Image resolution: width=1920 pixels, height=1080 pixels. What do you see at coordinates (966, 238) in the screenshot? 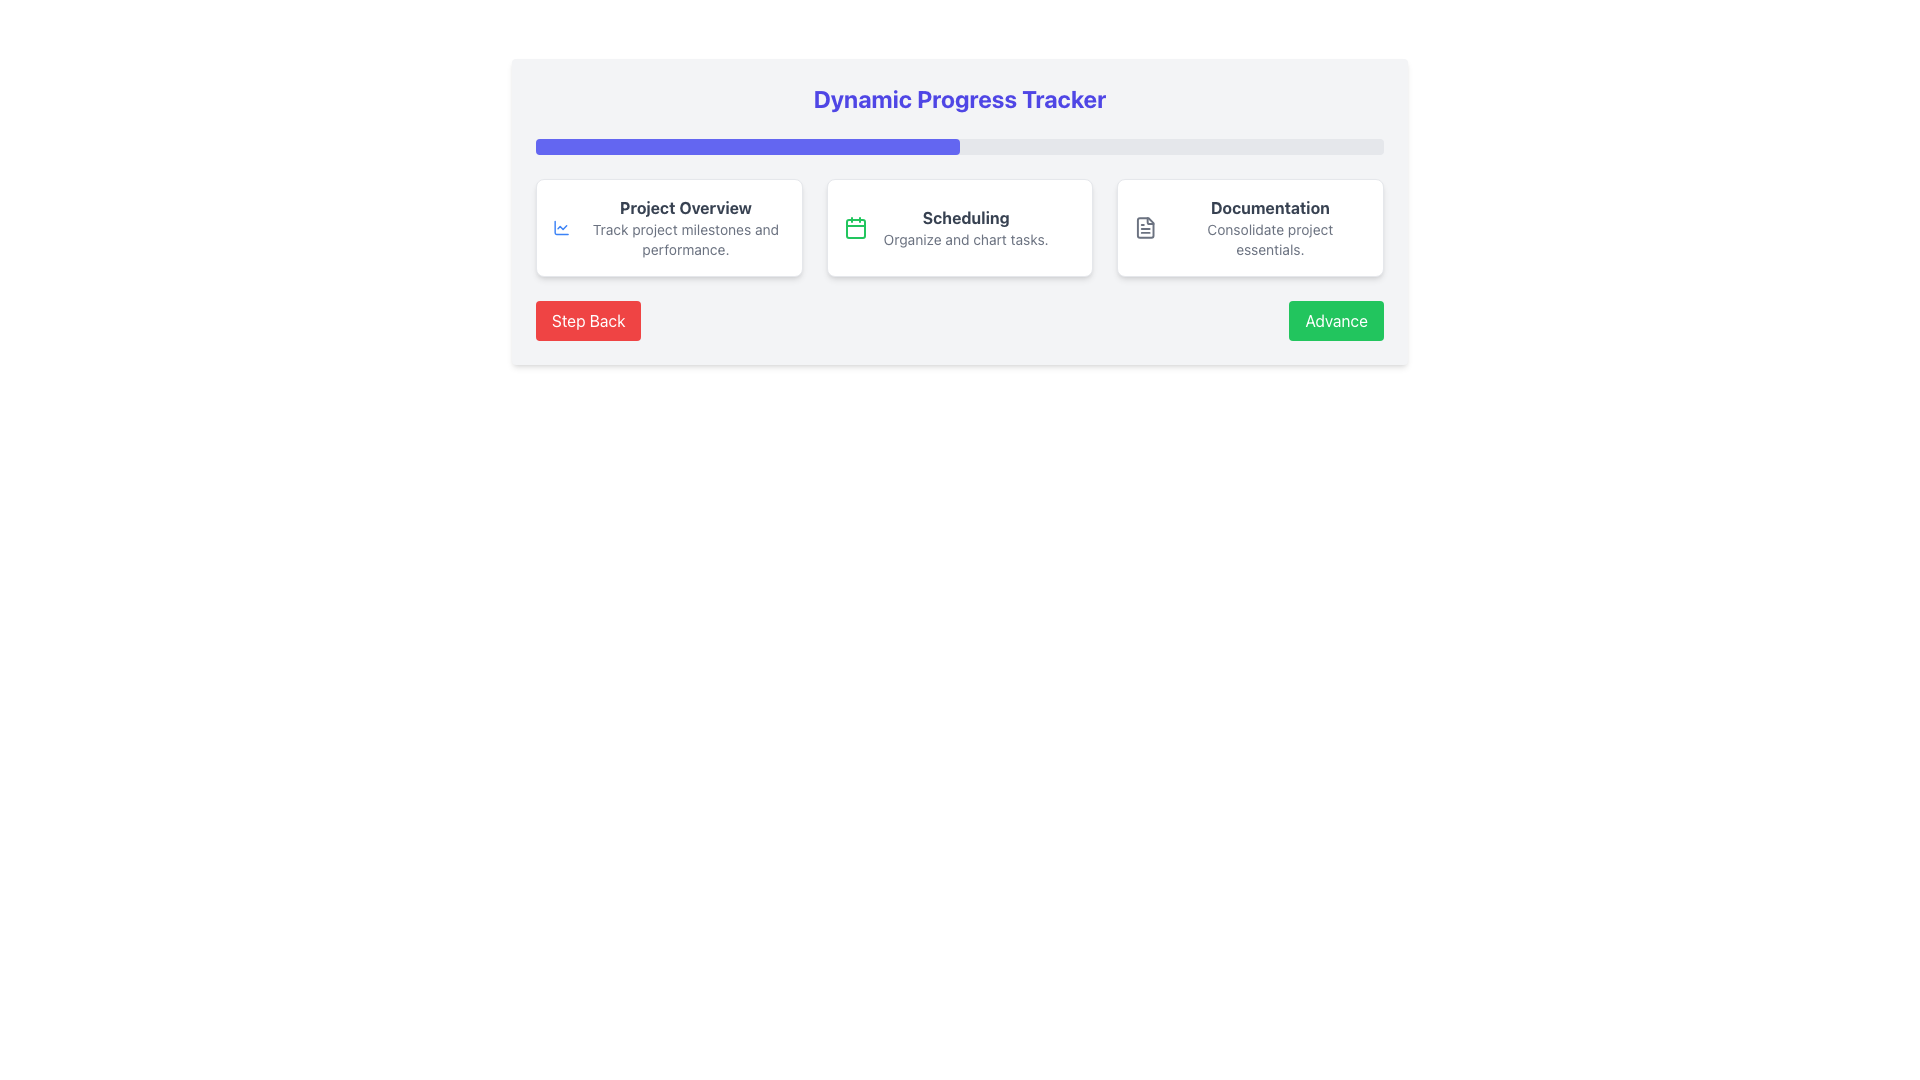
I see `the text 'Organize and chart tasks.' located under the 'Scheduling' heading within the card` at bounding box center [966, 238].